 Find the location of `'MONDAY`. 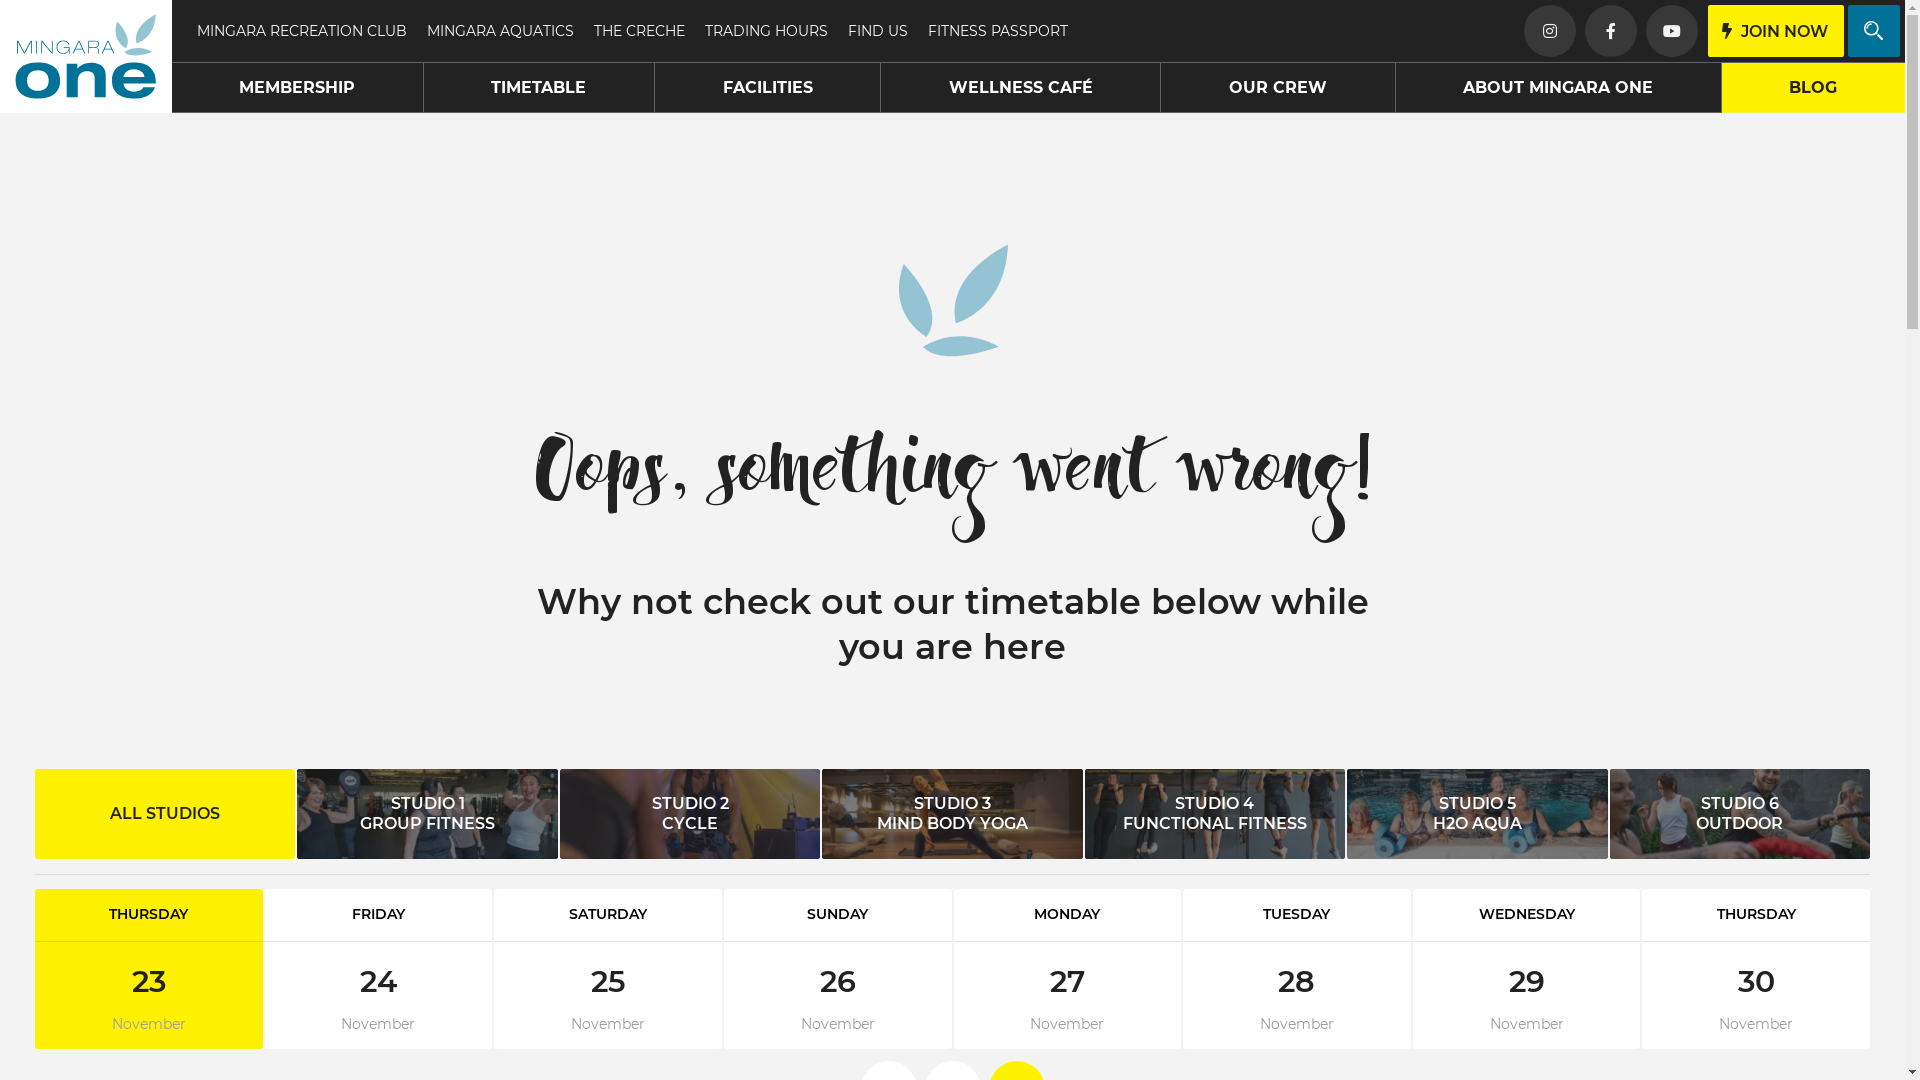

'MONDAY is located at coordinates (1067, 967).